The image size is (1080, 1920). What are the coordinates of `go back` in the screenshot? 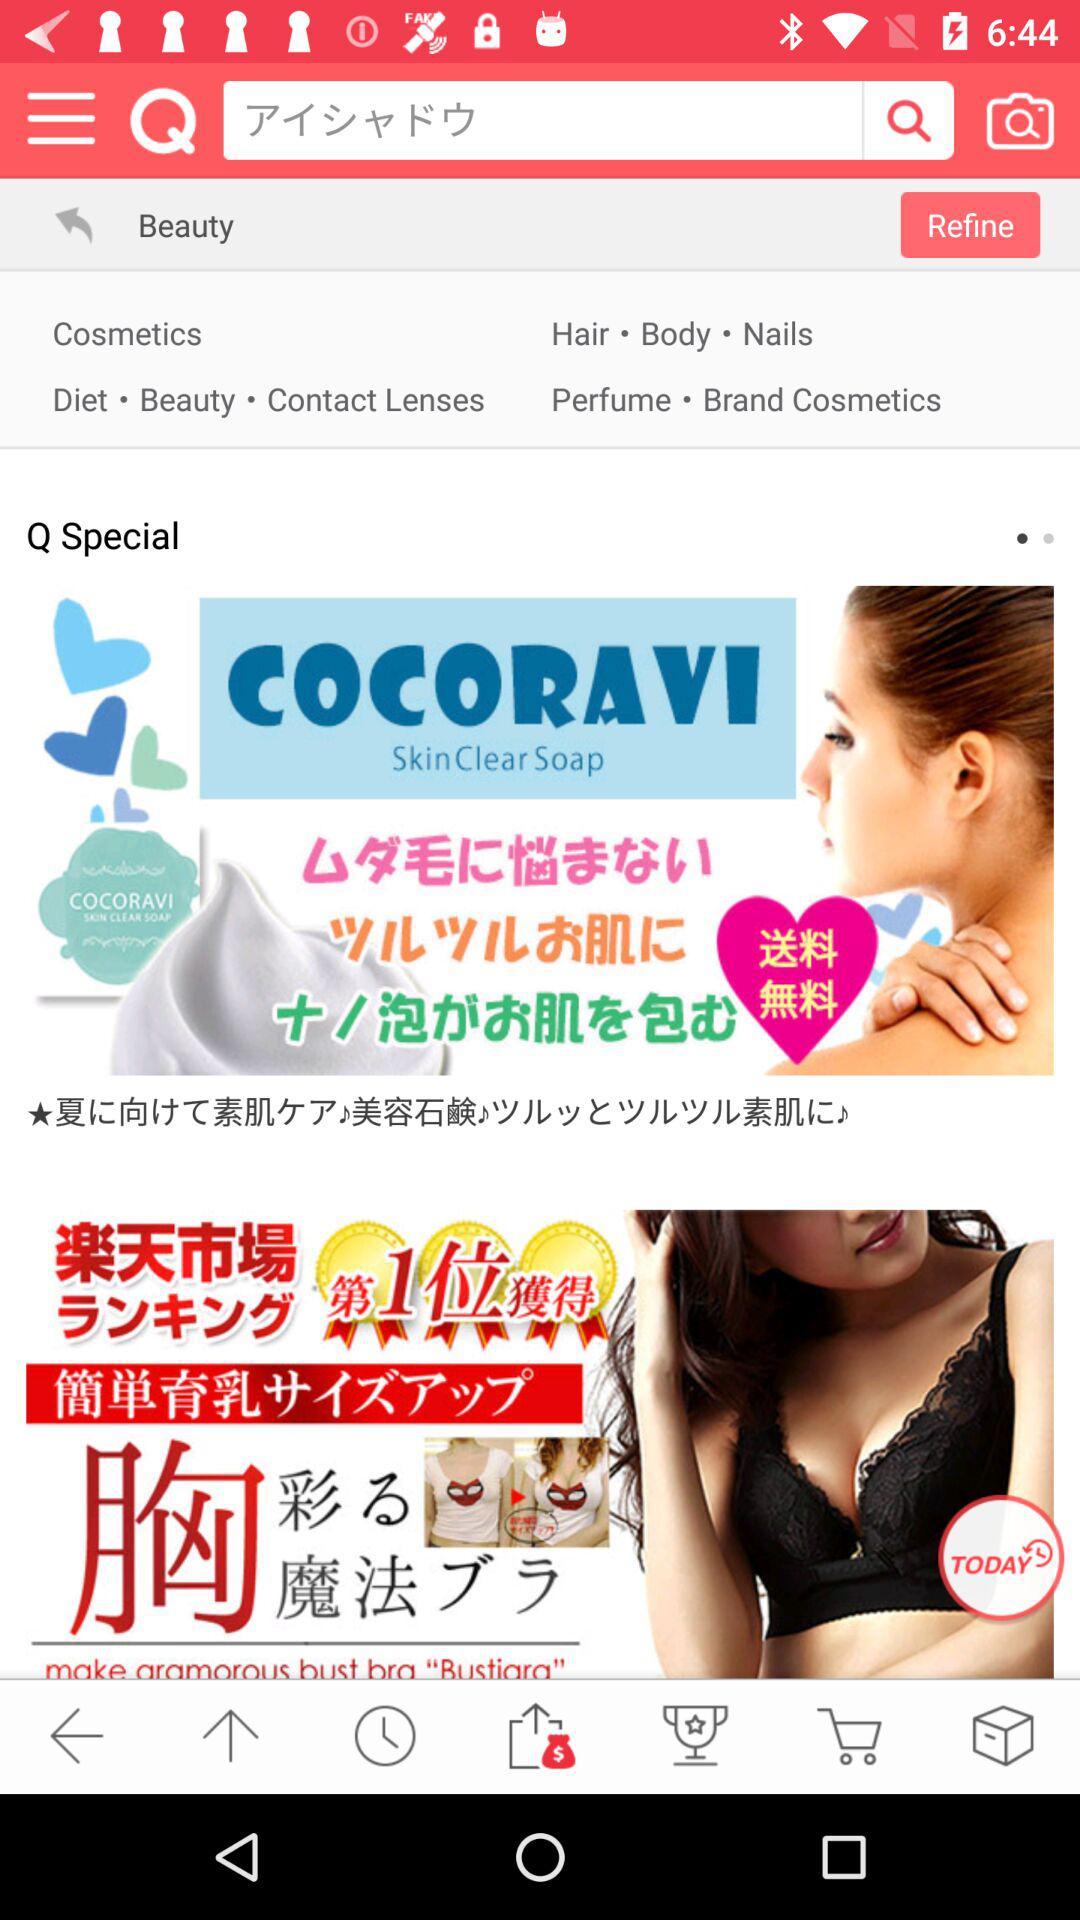 It's located at (75, 1734).